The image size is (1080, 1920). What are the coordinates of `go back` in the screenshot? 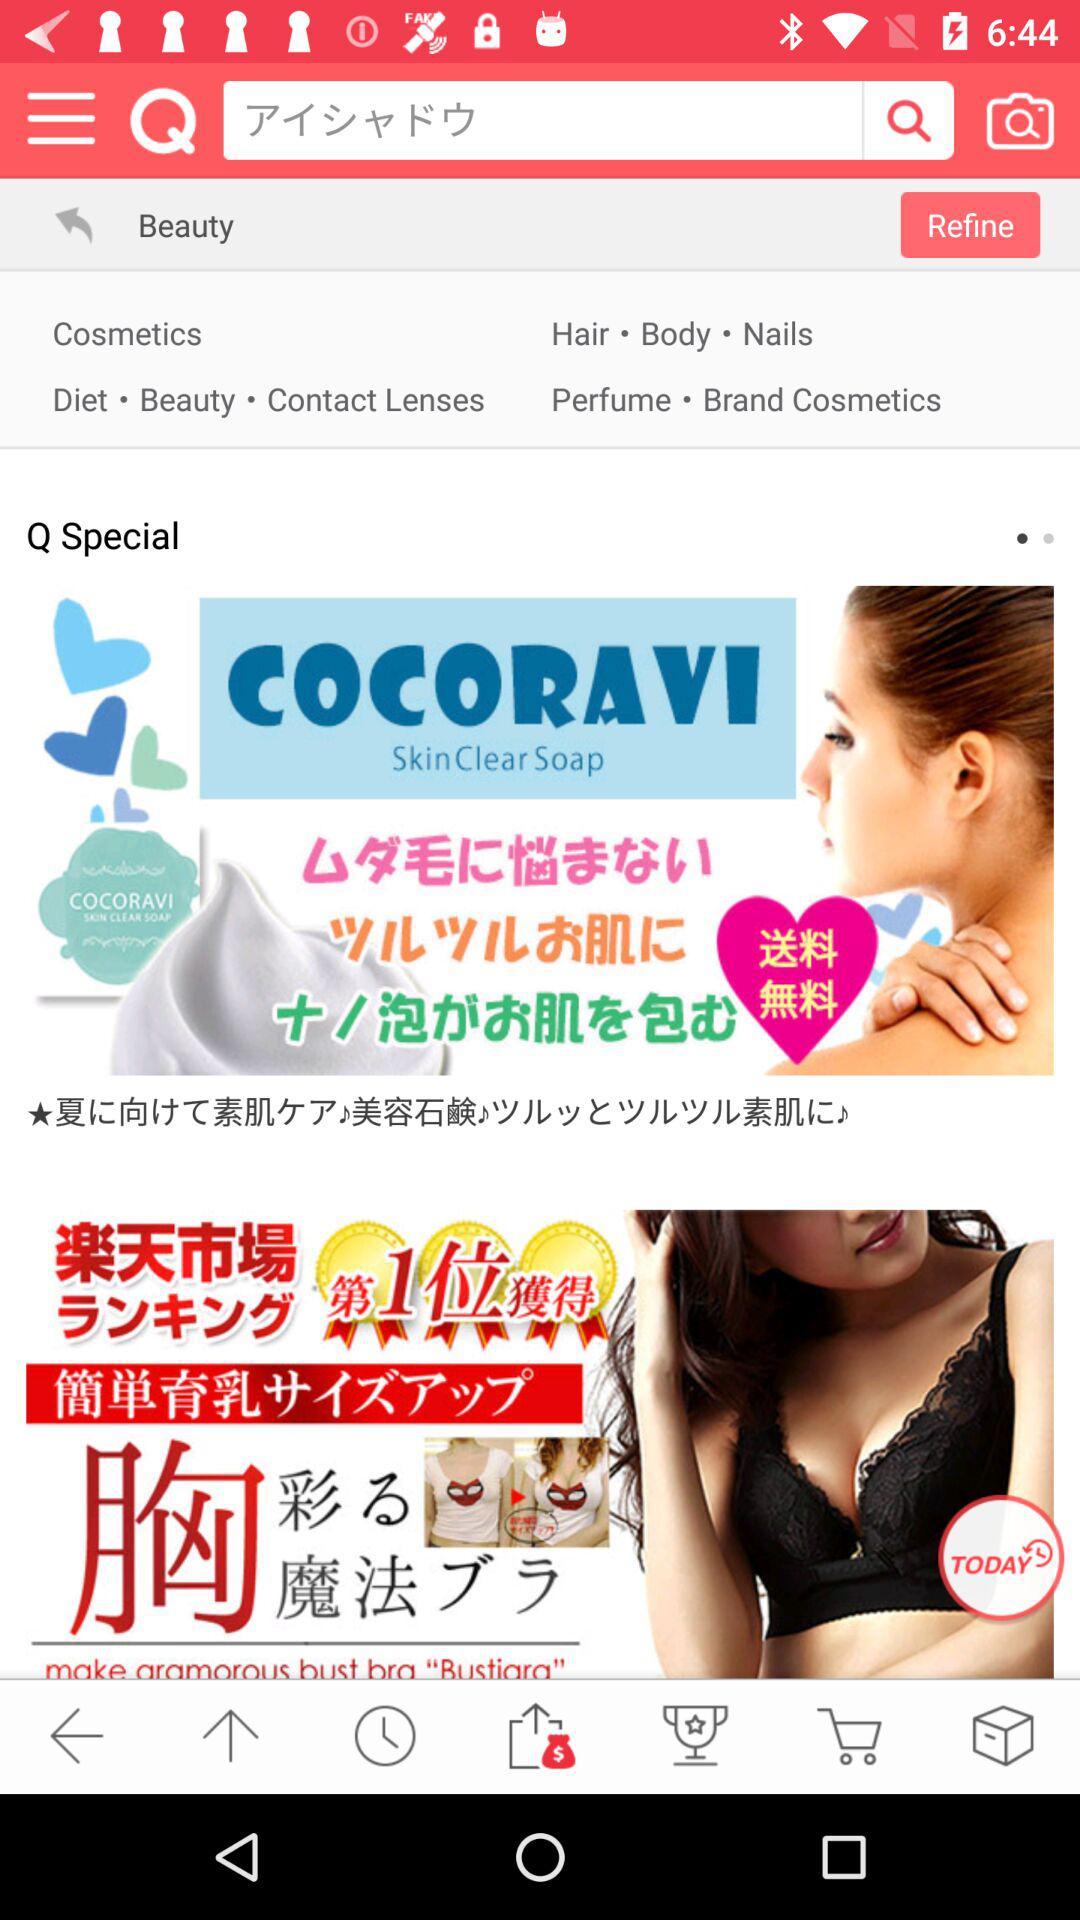 It's located at (75, 1734).